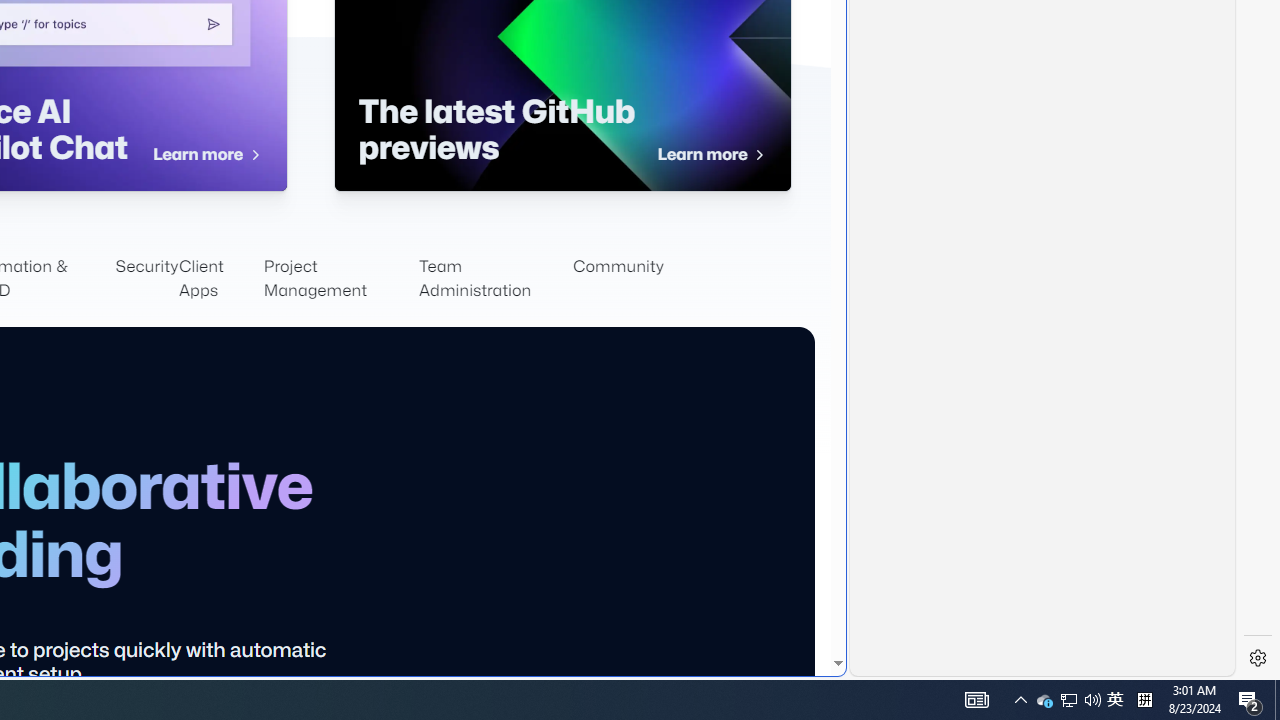  What do you see at coordinates (496, 279) in the screenshot?
I see `'Team Administration'` at bounding box center [496, 279].